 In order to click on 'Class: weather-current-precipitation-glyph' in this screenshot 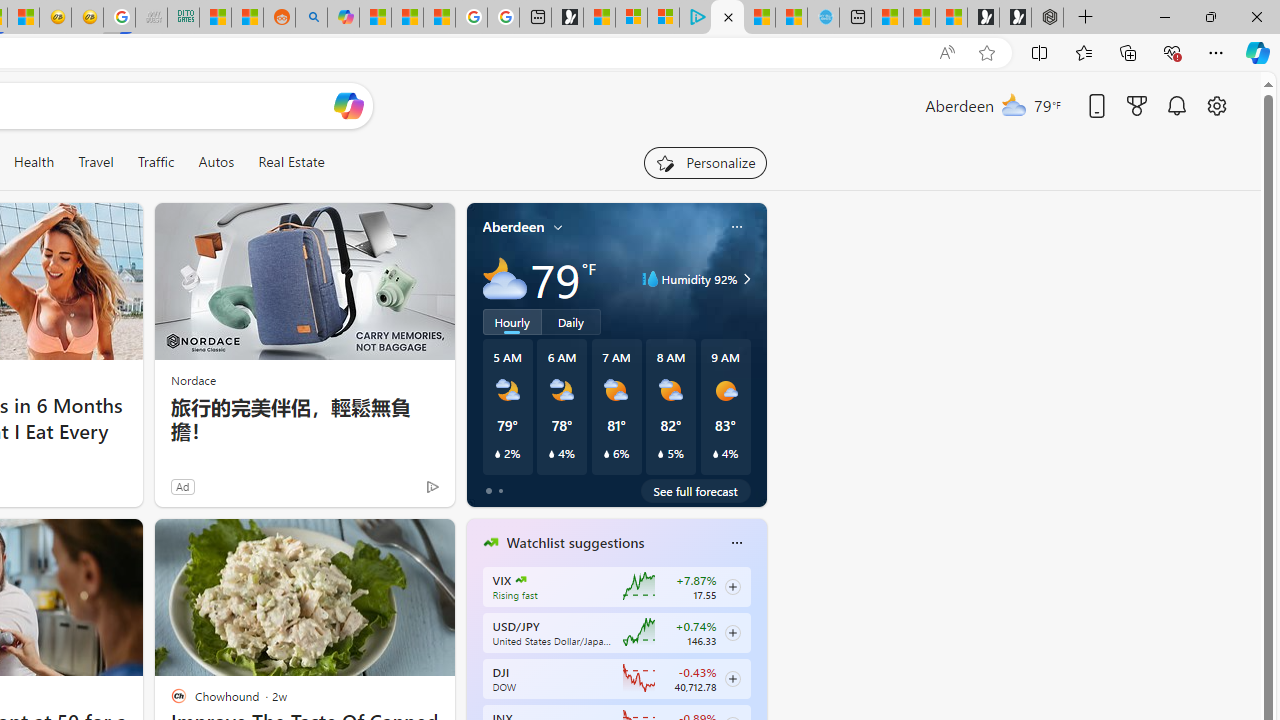, I will do `click(715, 453)`.